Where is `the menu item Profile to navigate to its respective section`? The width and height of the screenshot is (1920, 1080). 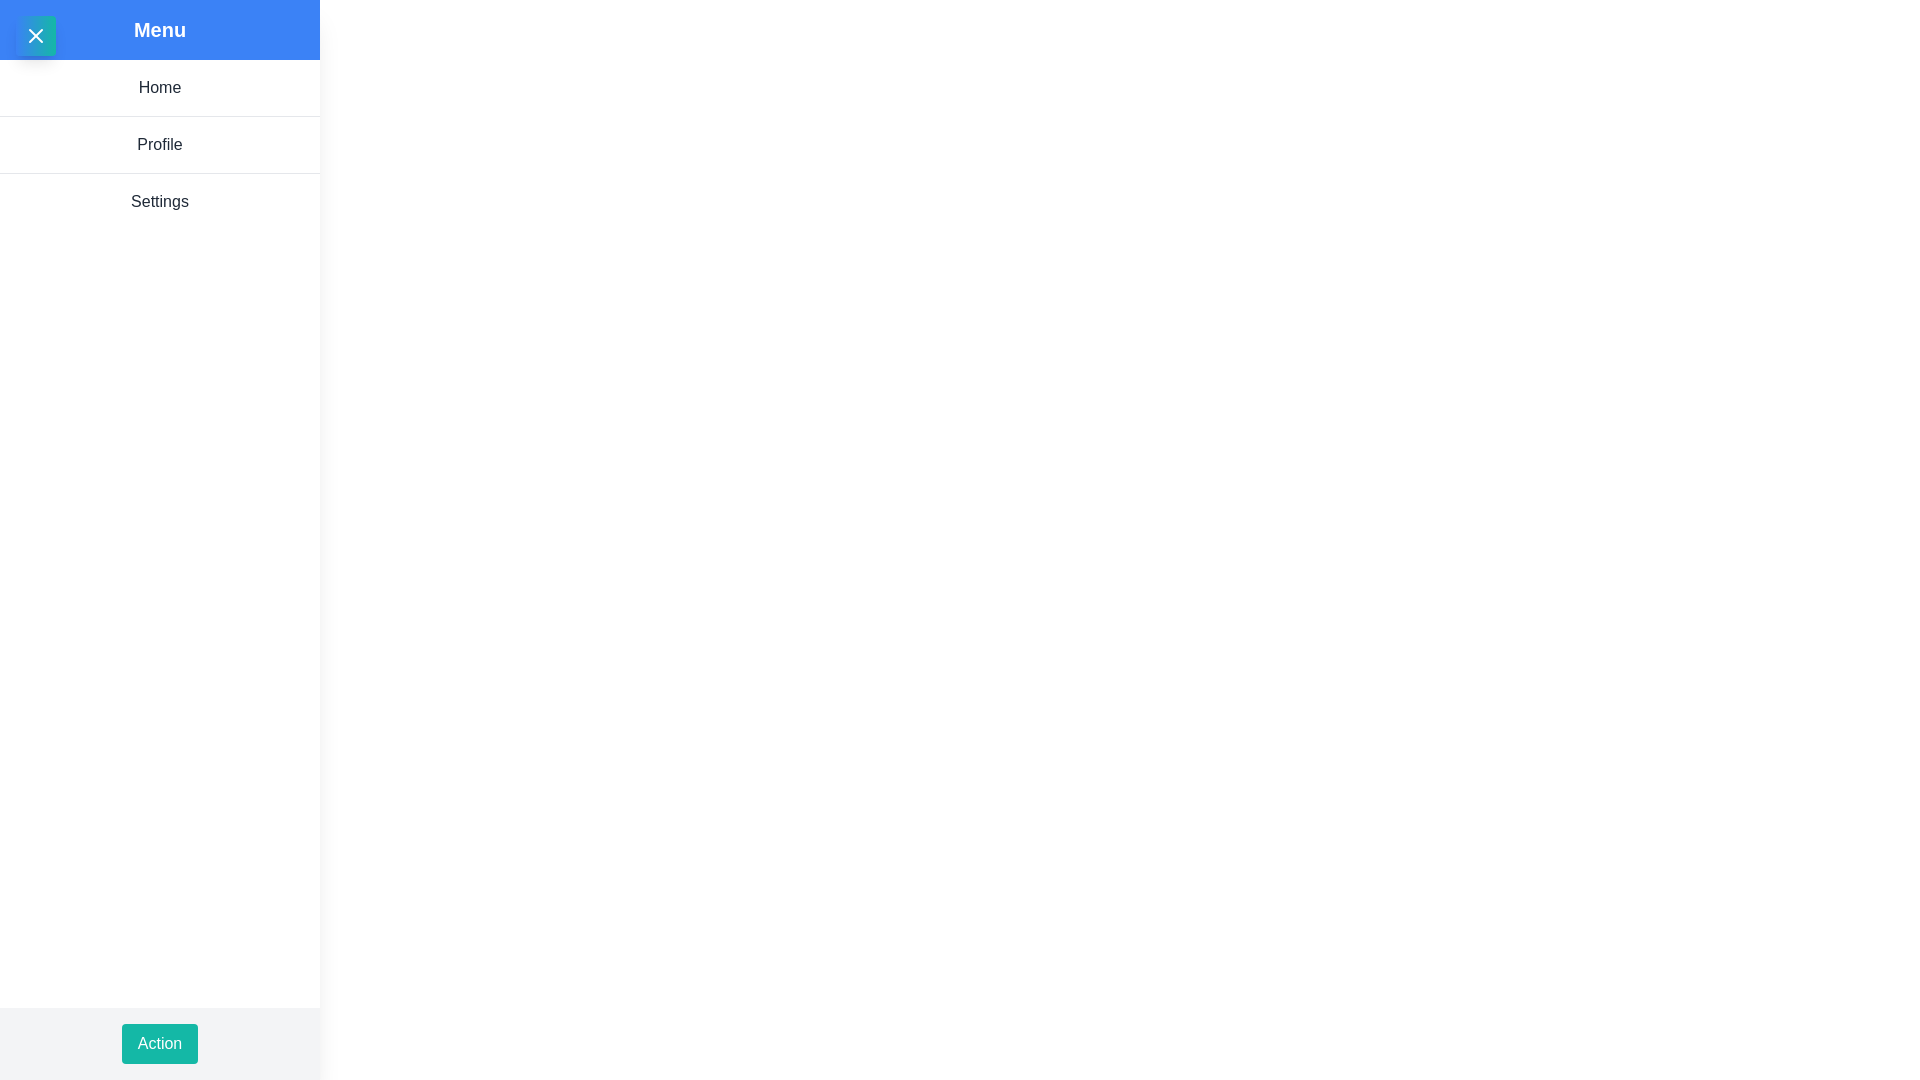
the menu item Profile to navigate to its respective section is located at coordinates (158, 143).